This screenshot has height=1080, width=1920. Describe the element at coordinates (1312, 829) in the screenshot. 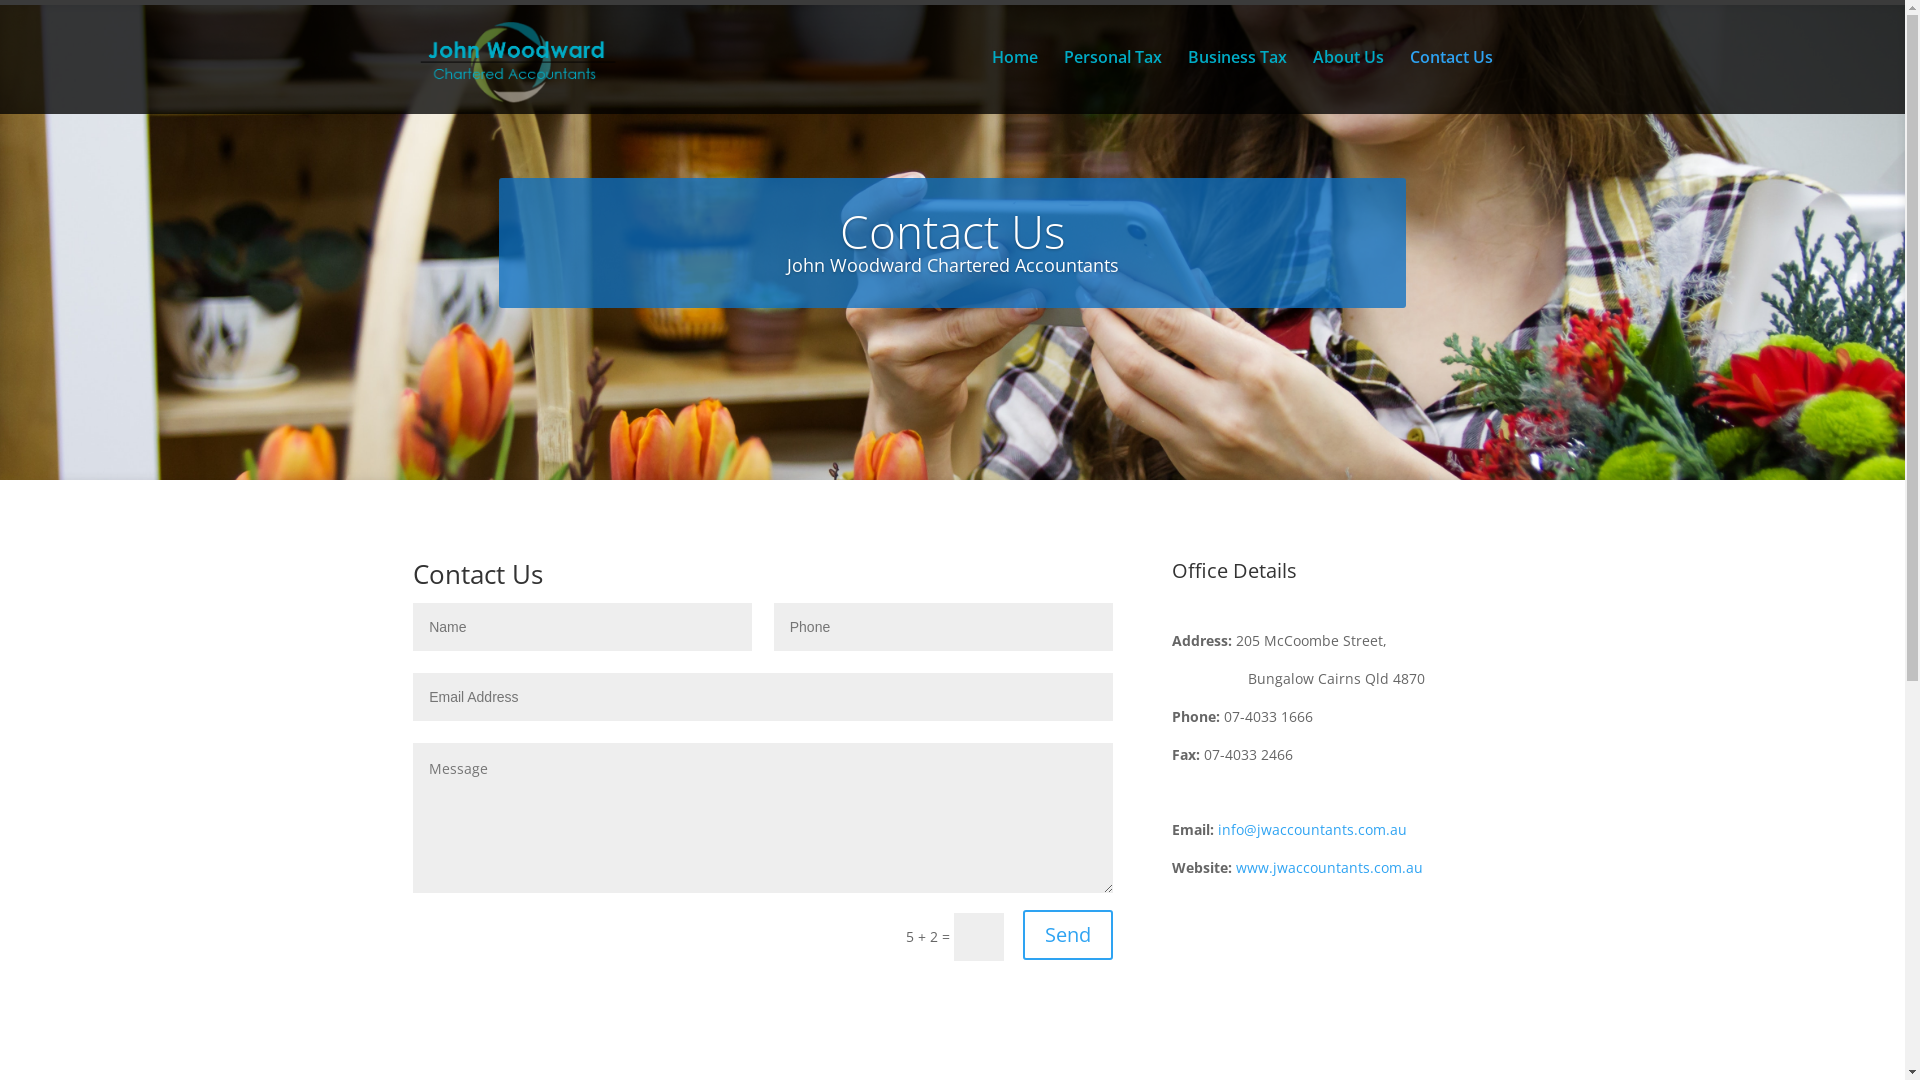

I see `'info@jwaccountants.com.au'` at that location.